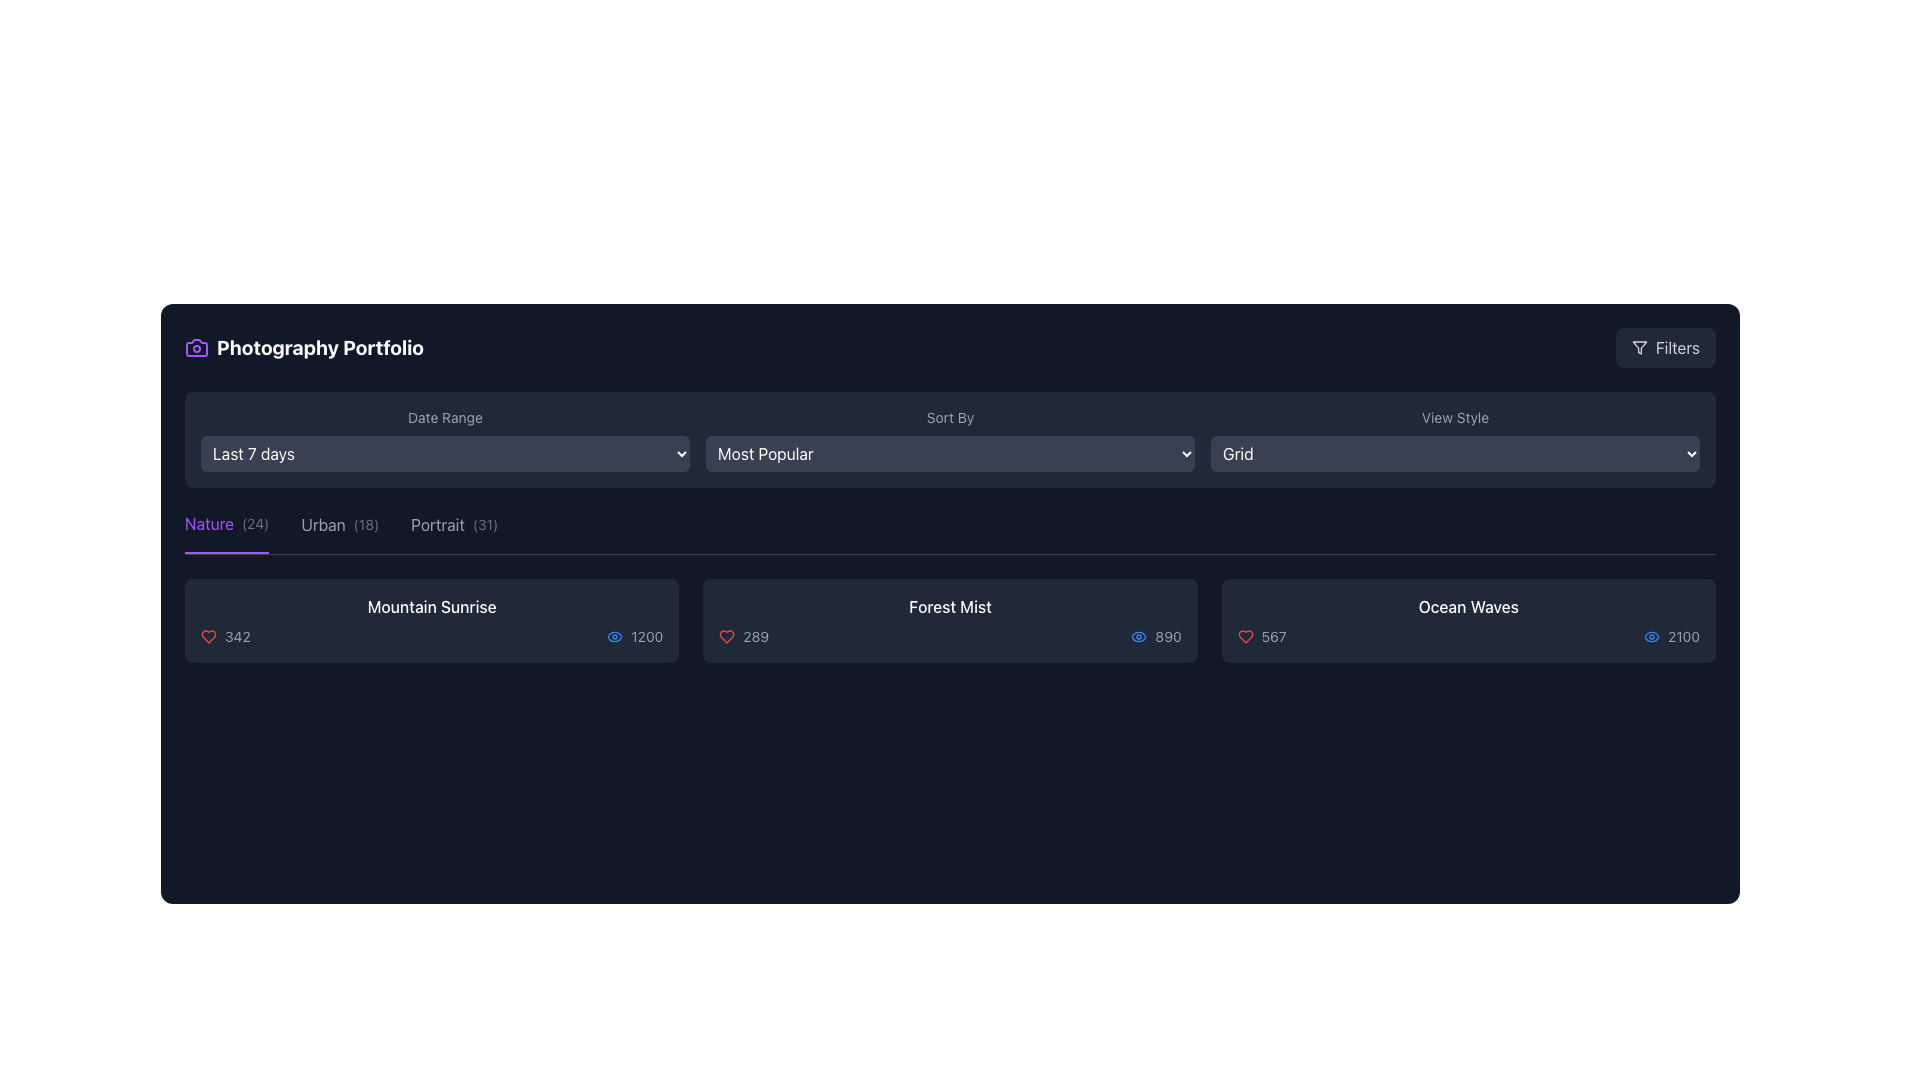 This screenshot has width=1920, height=1080. I want to click on the funnel-shaped filtering icon located in the top-right corner of the interface, so click(1639, 346).